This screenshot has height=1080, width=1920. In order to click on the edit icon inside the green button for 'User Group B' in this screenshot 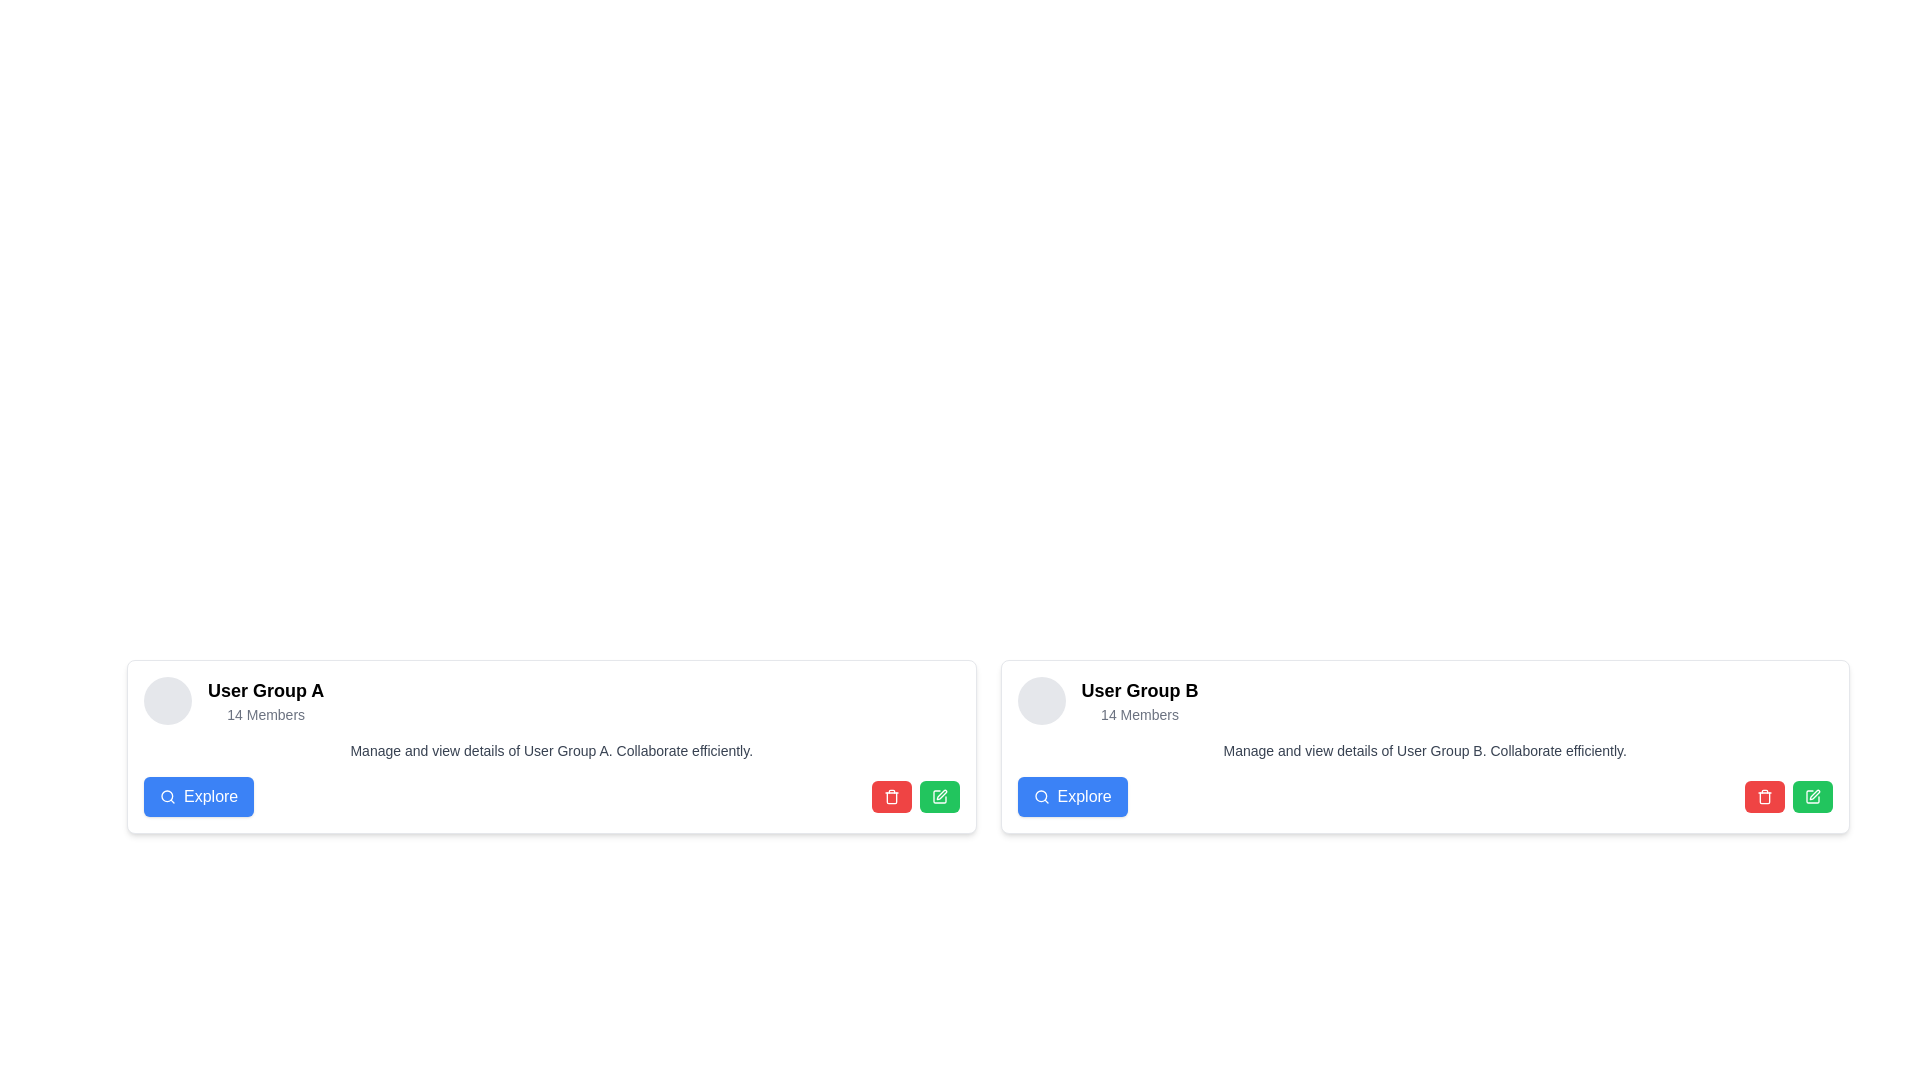, I will do `click(1813, 796)`.